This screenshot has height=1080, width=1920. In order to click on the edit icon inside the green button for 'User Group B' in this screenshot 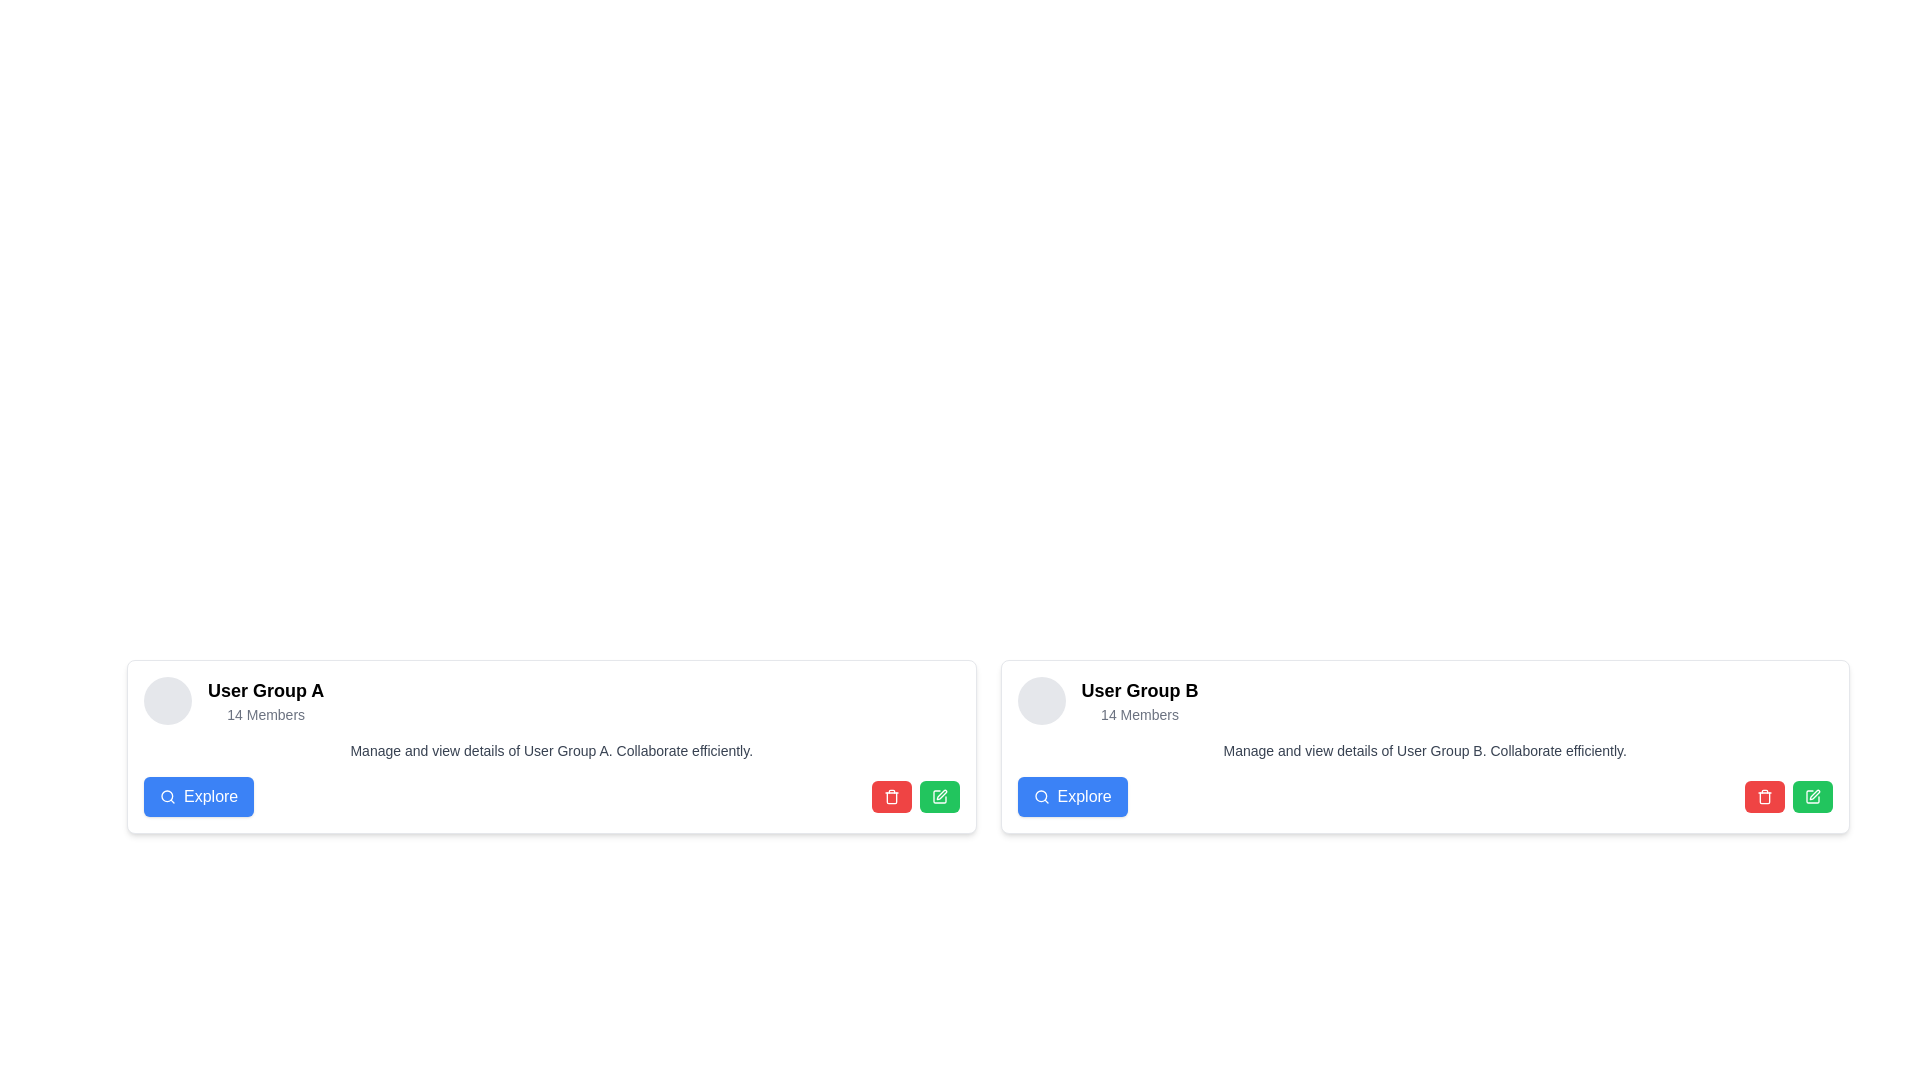, I will do `click(1813, 796)`.